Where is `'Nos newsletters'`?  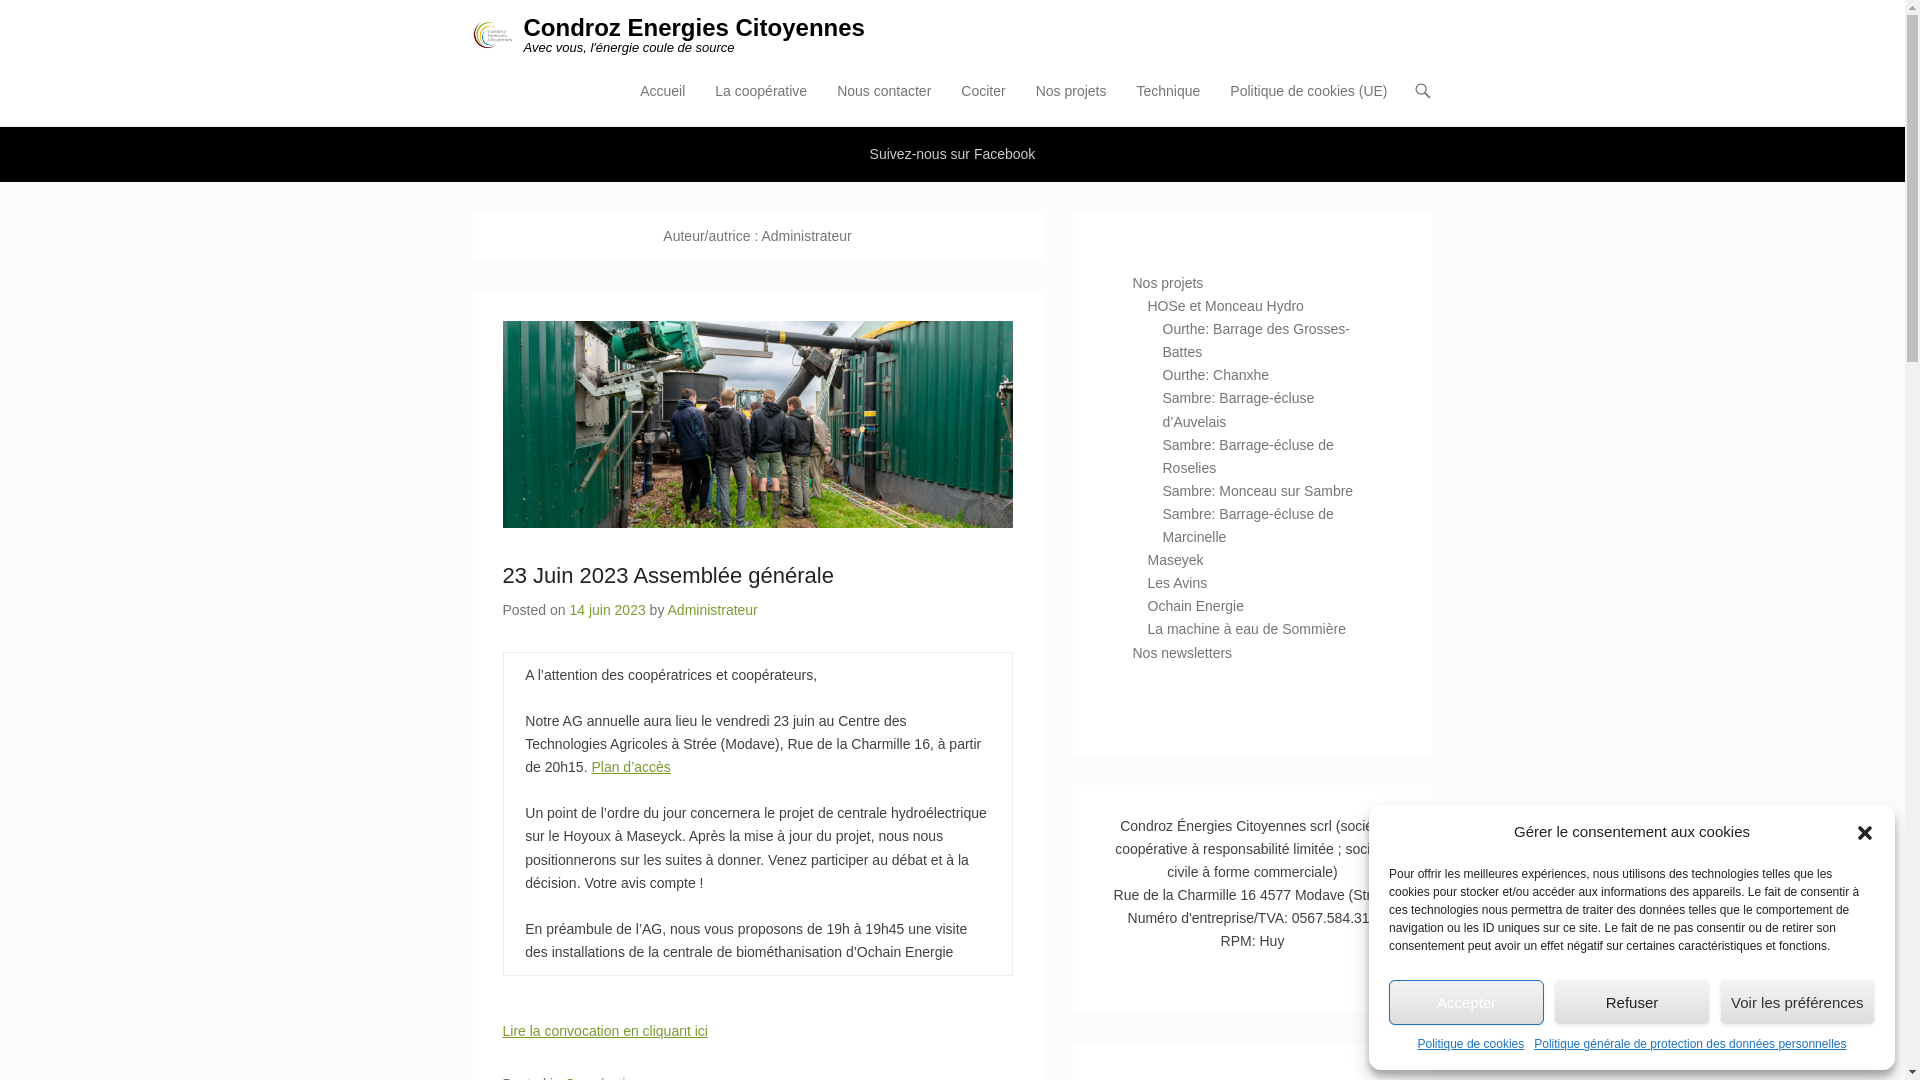
'Nos newsletters' is located at coordinates (1181, 651).